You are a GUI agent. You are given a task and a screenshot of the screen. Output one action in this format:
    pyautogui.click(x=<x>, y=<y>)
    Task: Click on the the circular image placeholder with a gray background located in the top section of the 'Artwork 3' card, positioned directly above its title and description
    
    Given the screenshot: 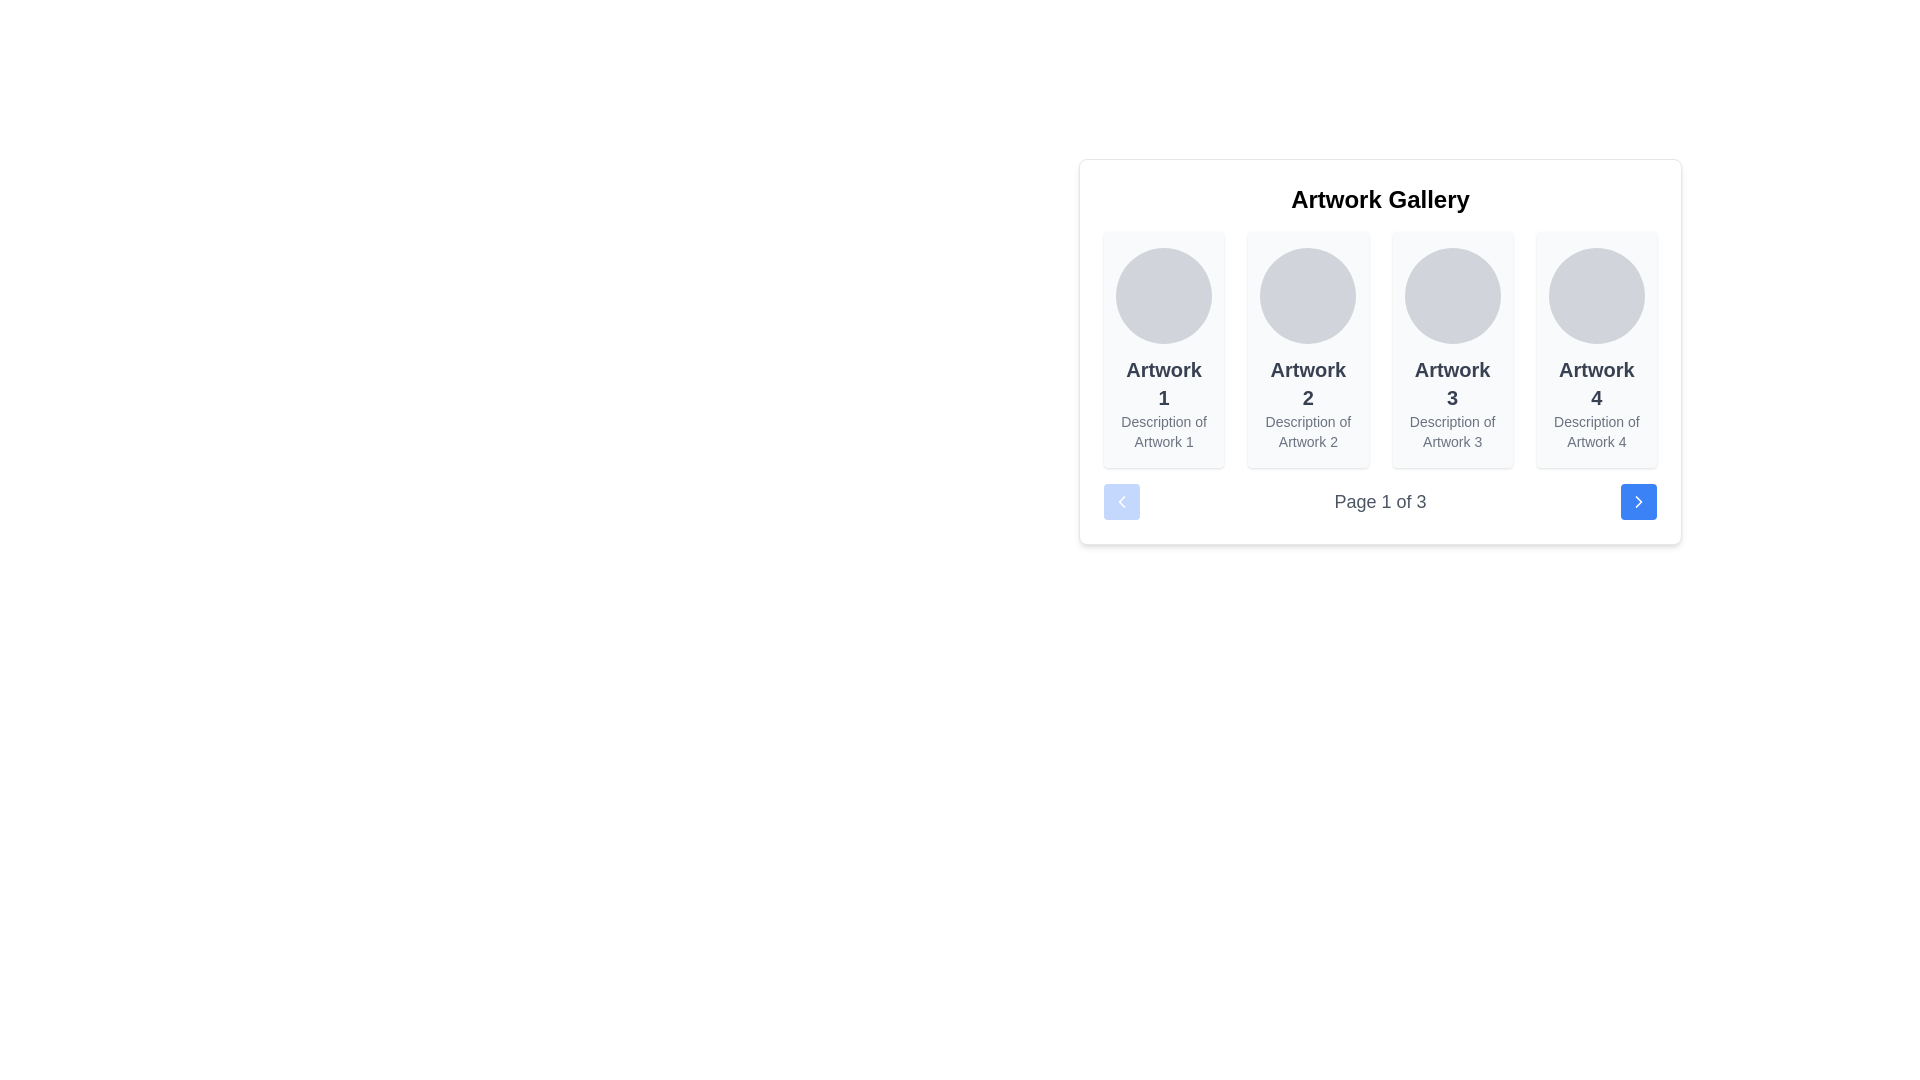 What is the action you would take?
    pyautogui.click(x=1452, y=296)
    